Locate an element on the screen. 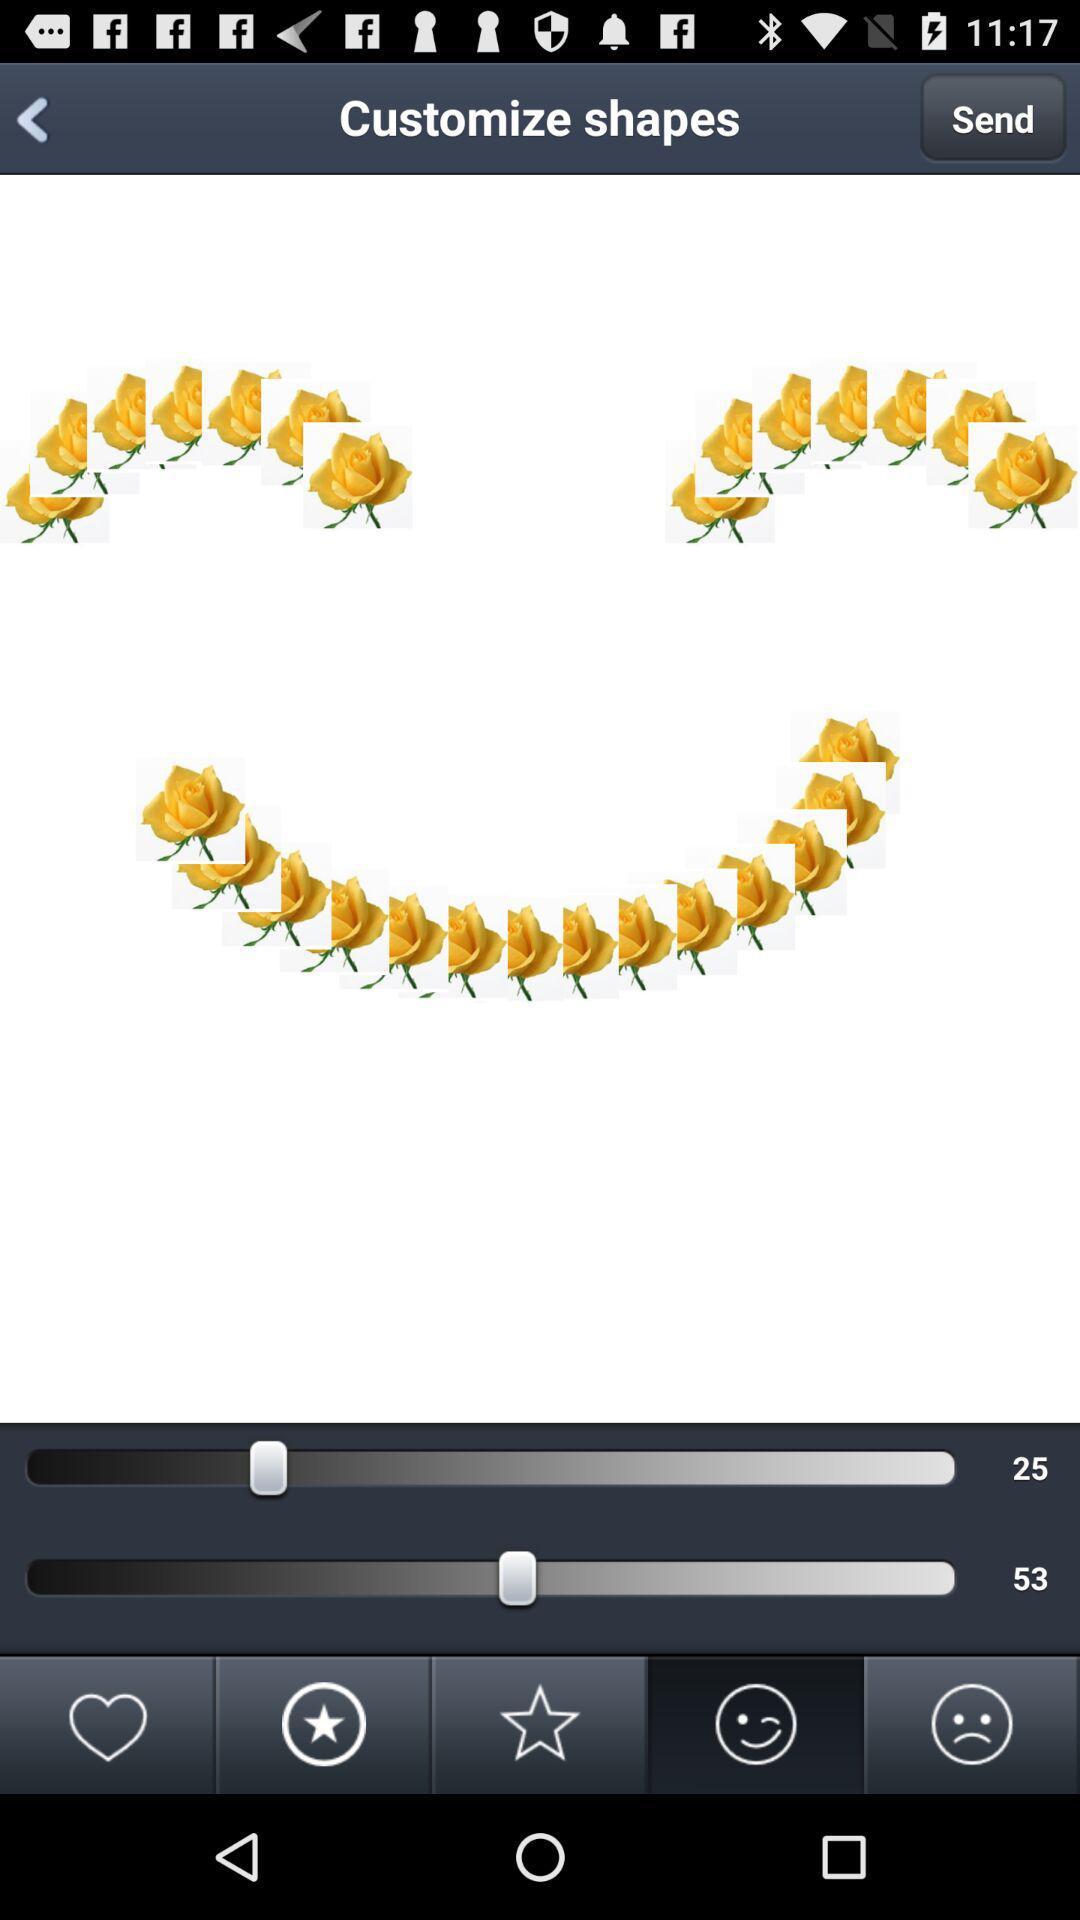  the icon next to the customize shapes is located at coordinates (993, 117).